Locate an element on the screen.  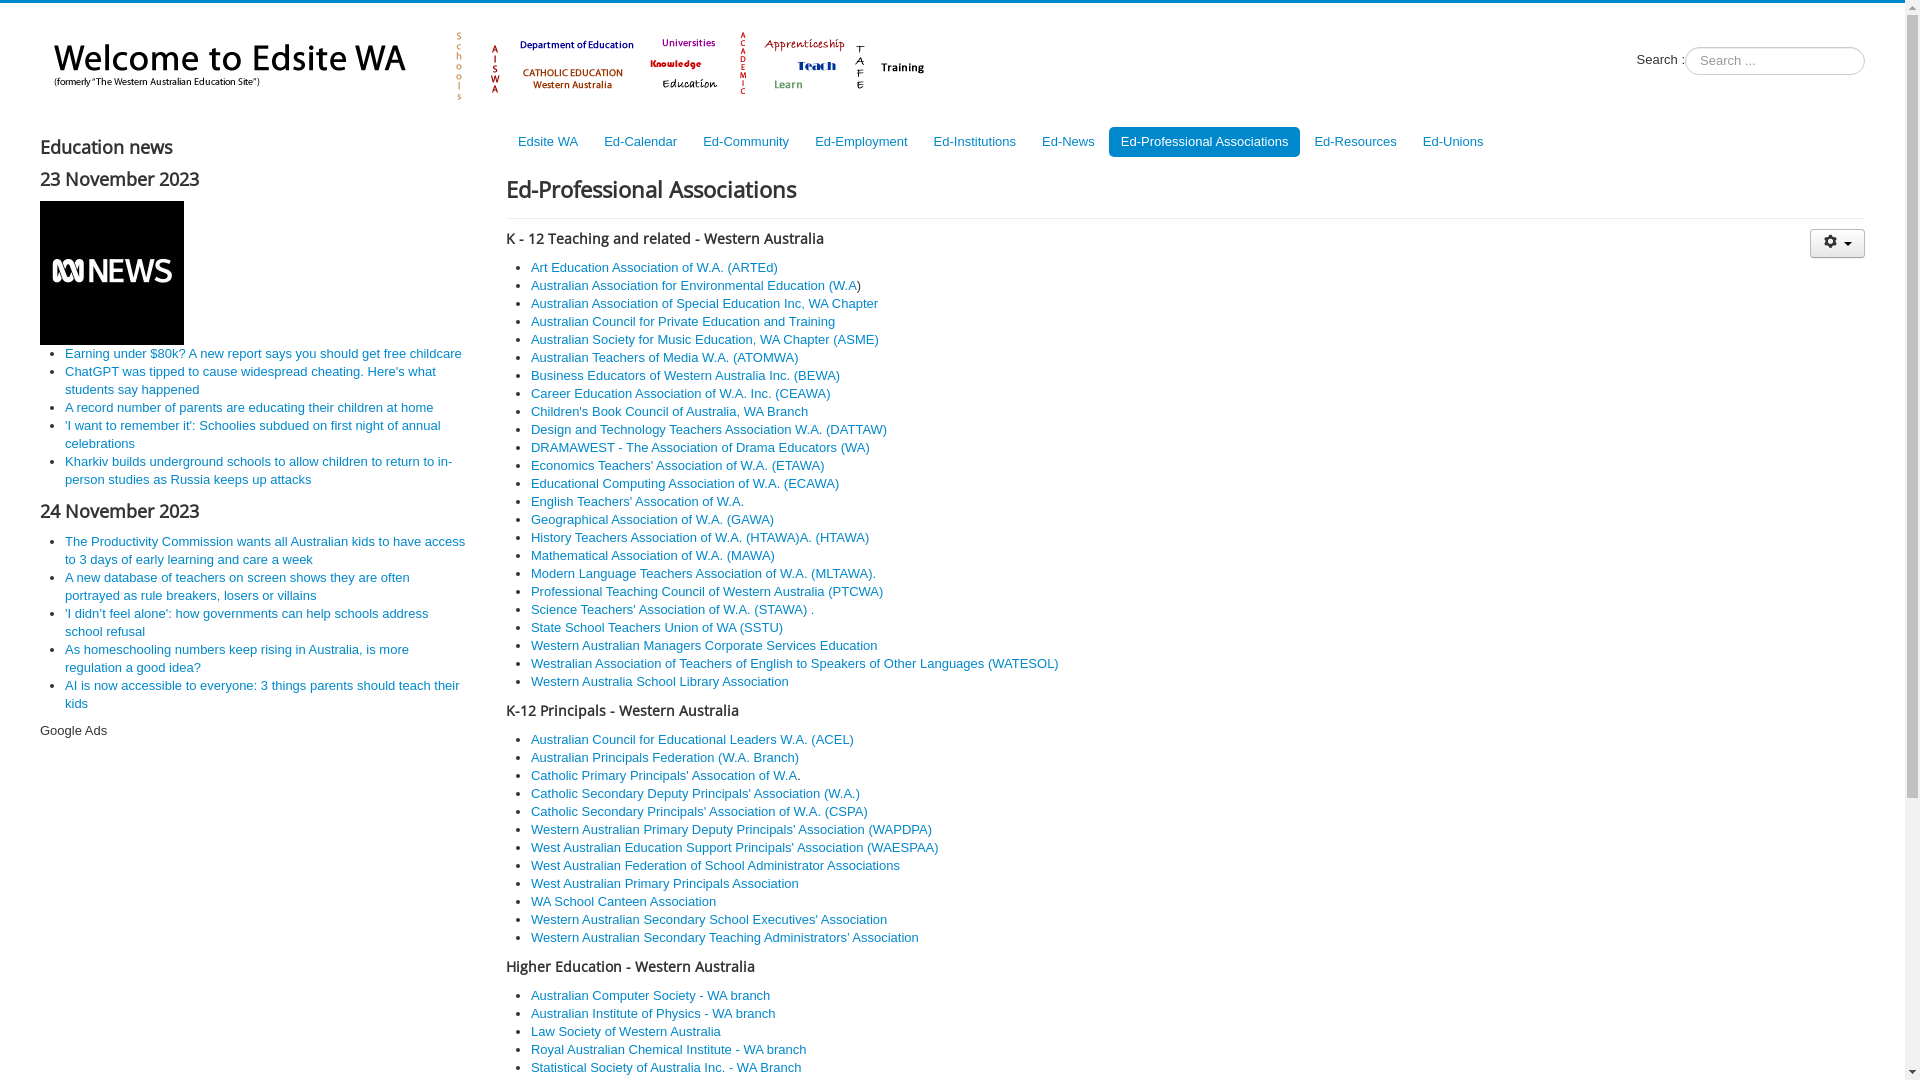
'Ed-Community' is located at coordinates (744, 141).